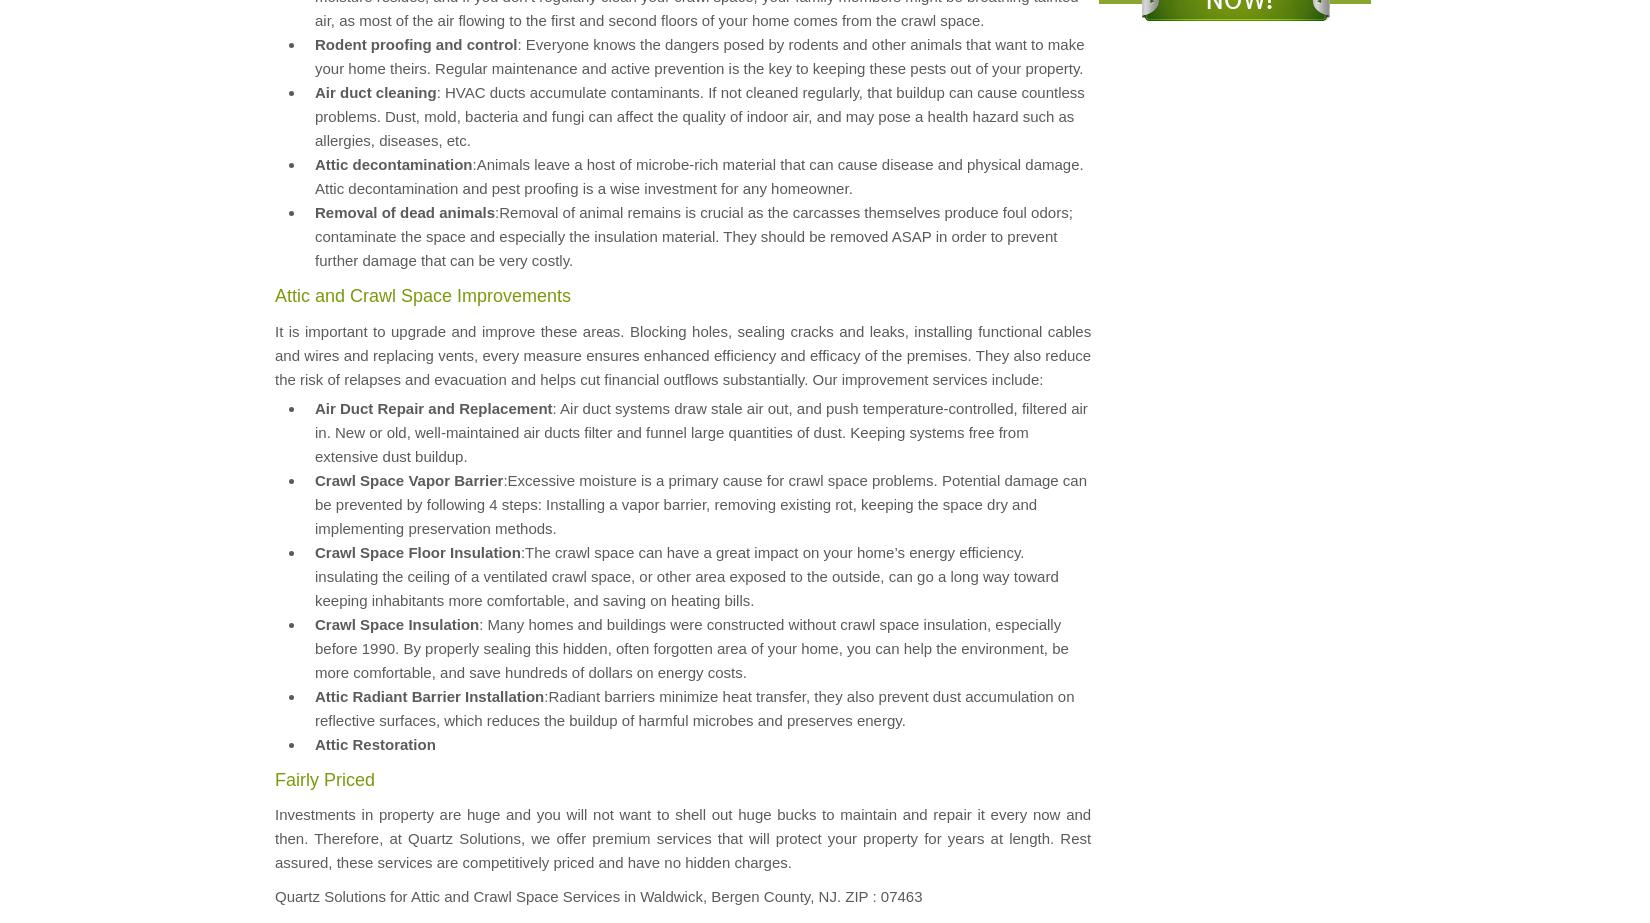 The image size is (1650, 923). I want to click on 'Quartz Solutions for Attic and Crawl Space Services in Waldwick, Bergen County, NJ. ZIP : 07463', so click(597, 894).